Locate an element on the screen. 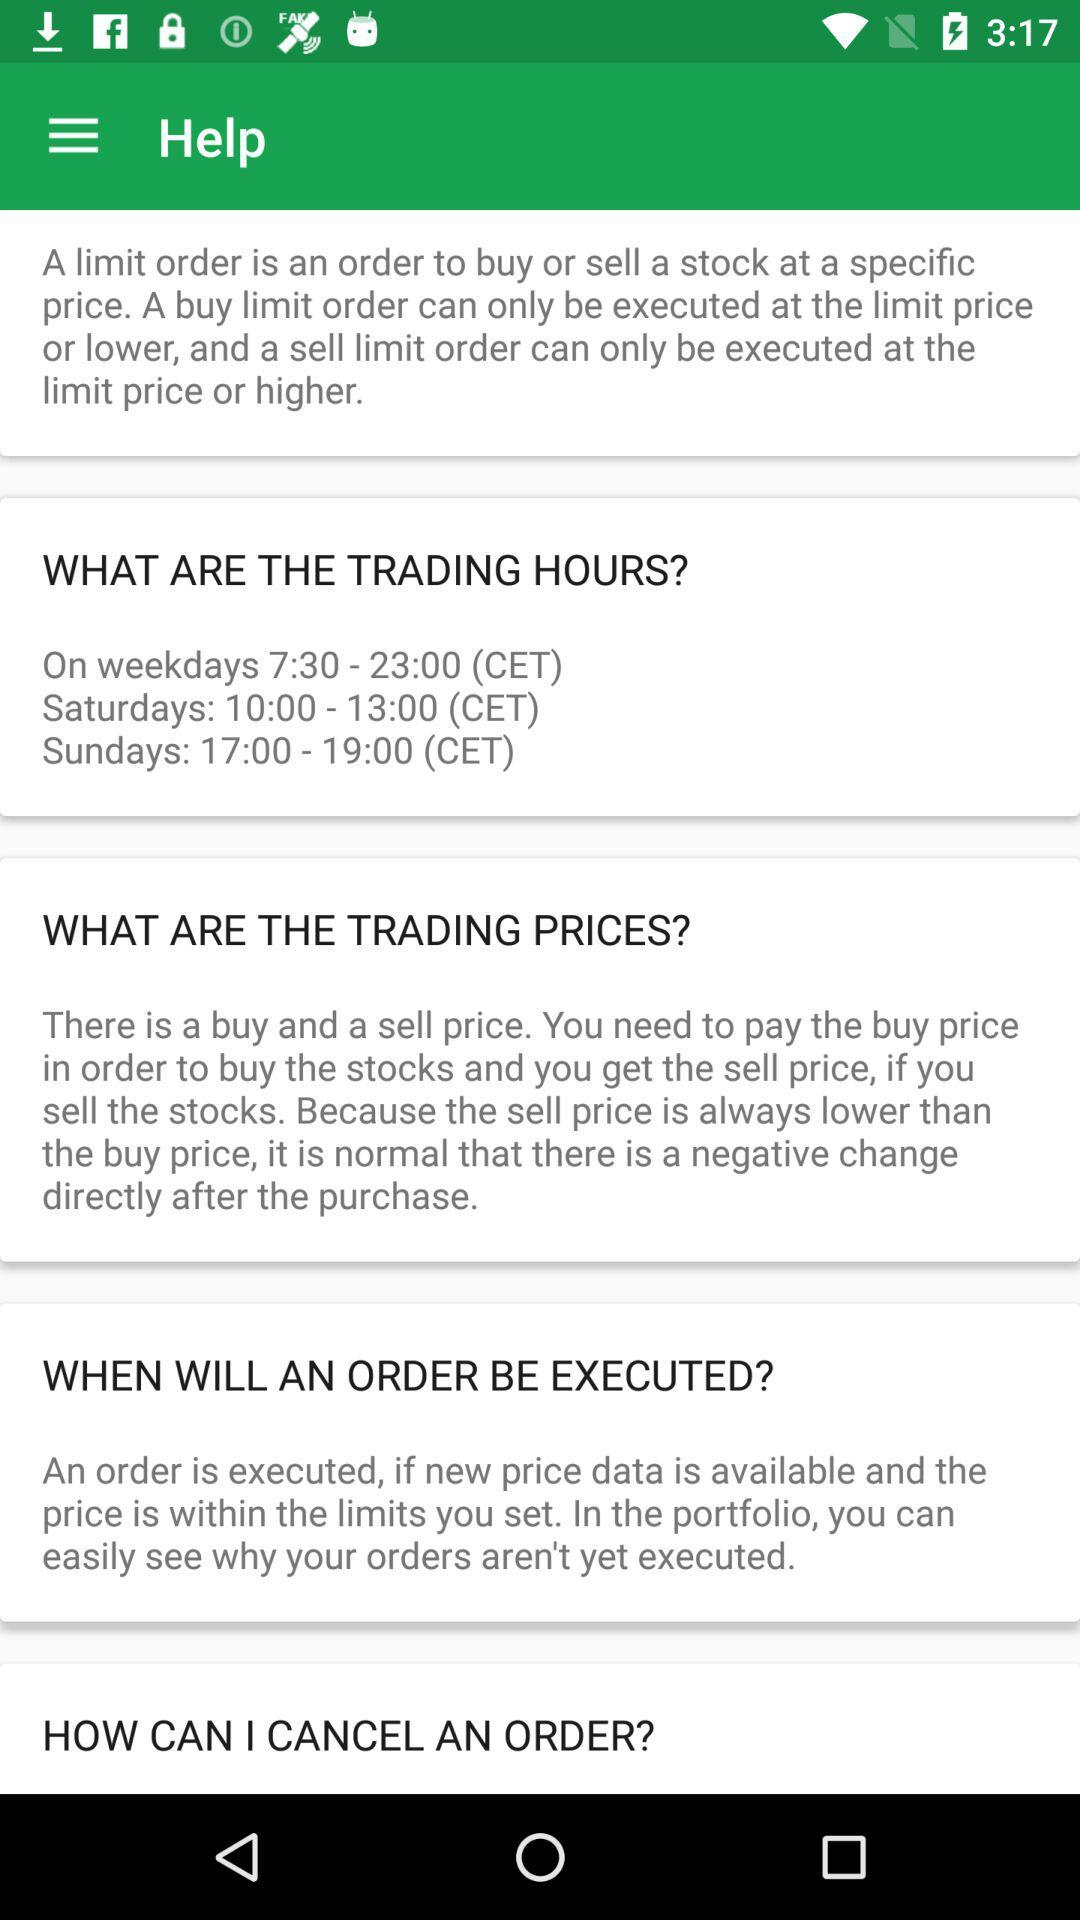 This screenshot has width=1080, height=1920. the on weekdays 7 is located at coordinates (540, 685).